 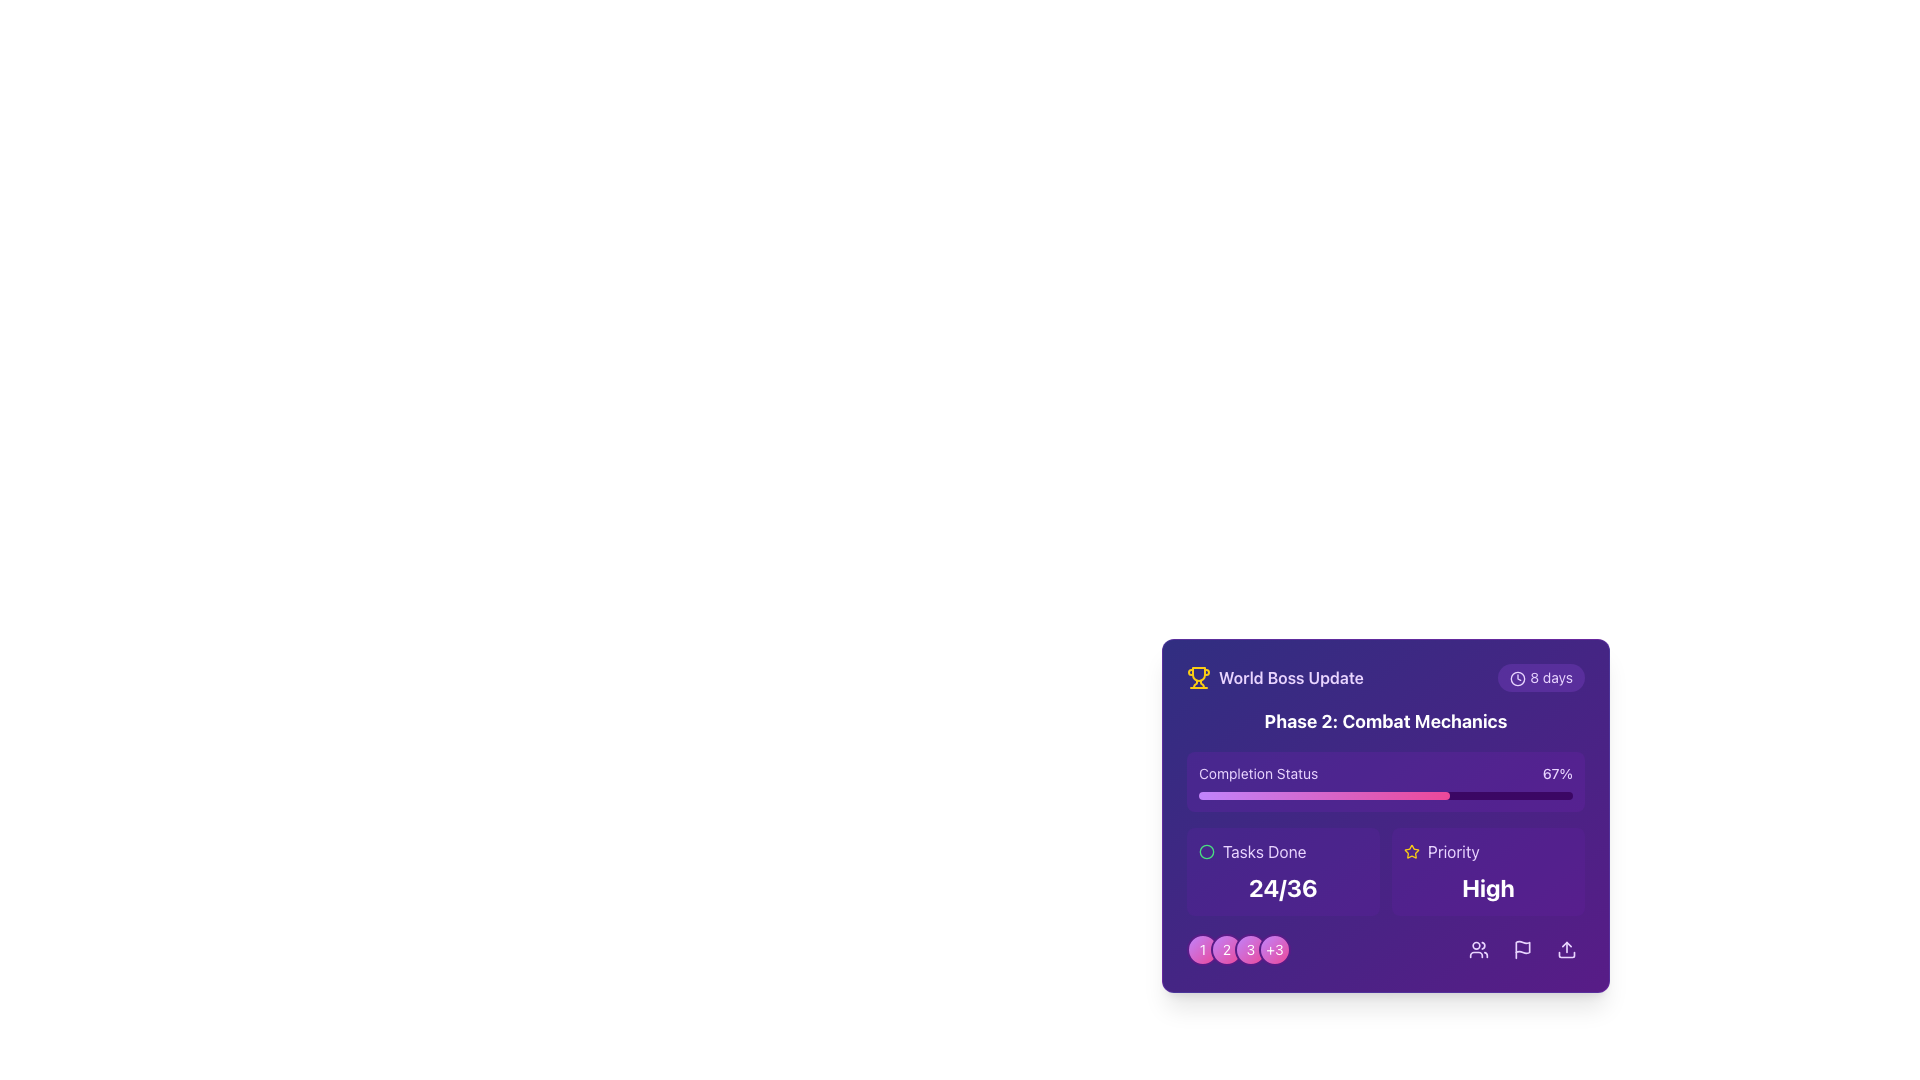 What do you see at coordinates (1202, 948) in the screenshot?
I see `the first circular label icon located at the bottom-left part of the interface, which serves as an identifier for a specific item, state, or category` at bounding box center [1202, 948].